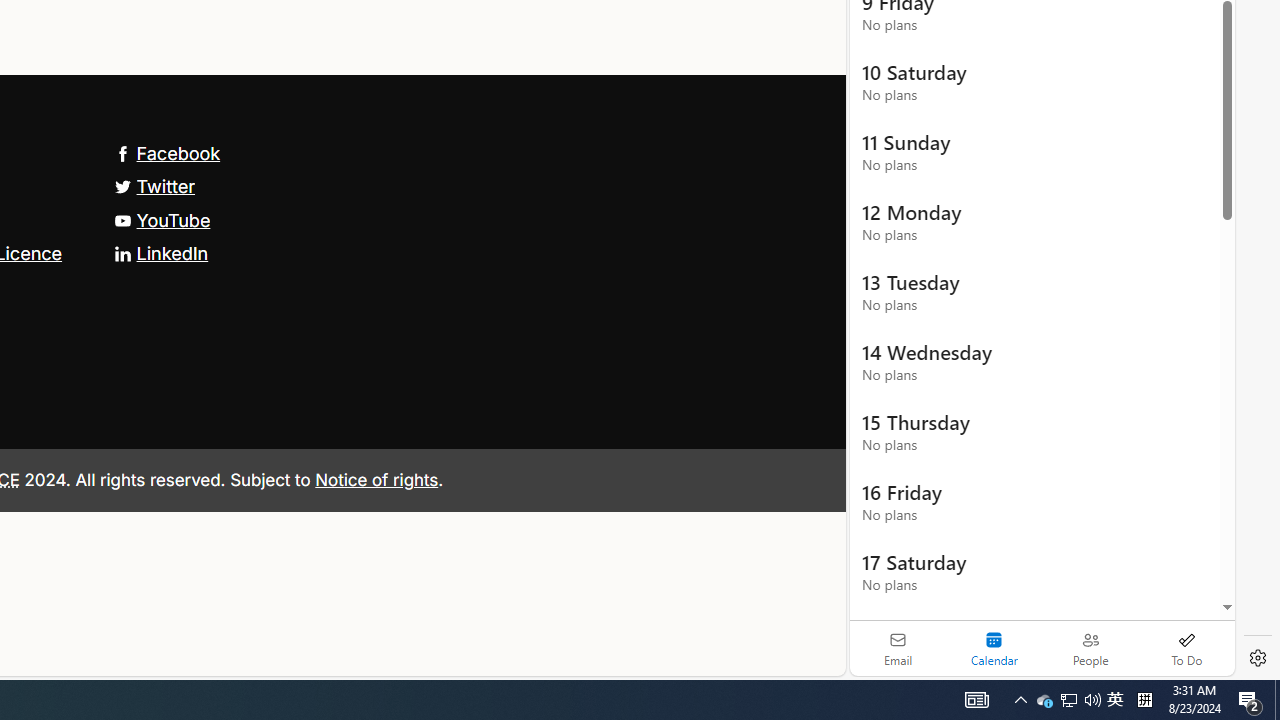  Describe the element at coordinates (162, 219) in the screenshot. I see `'YouTube'` at that location.